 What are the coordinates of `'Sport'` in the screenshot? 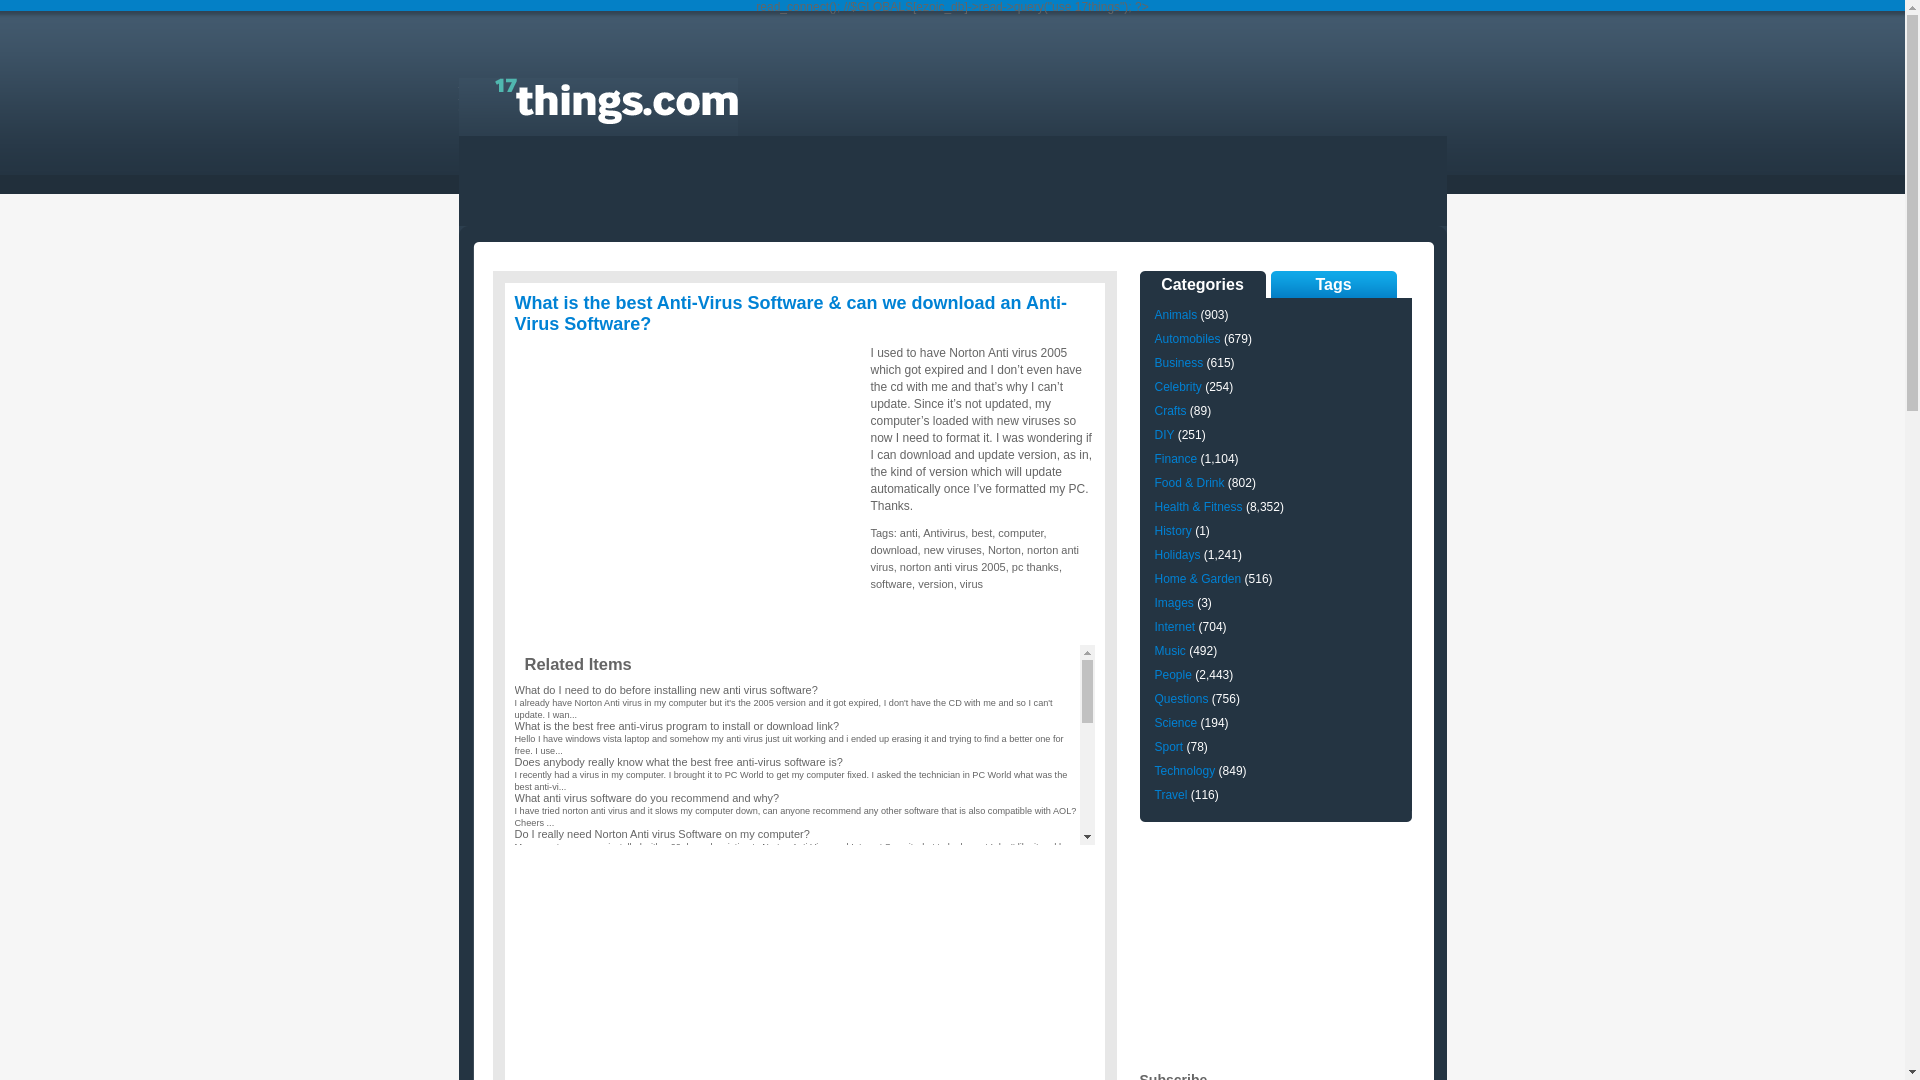 It's located at (1168, 747).